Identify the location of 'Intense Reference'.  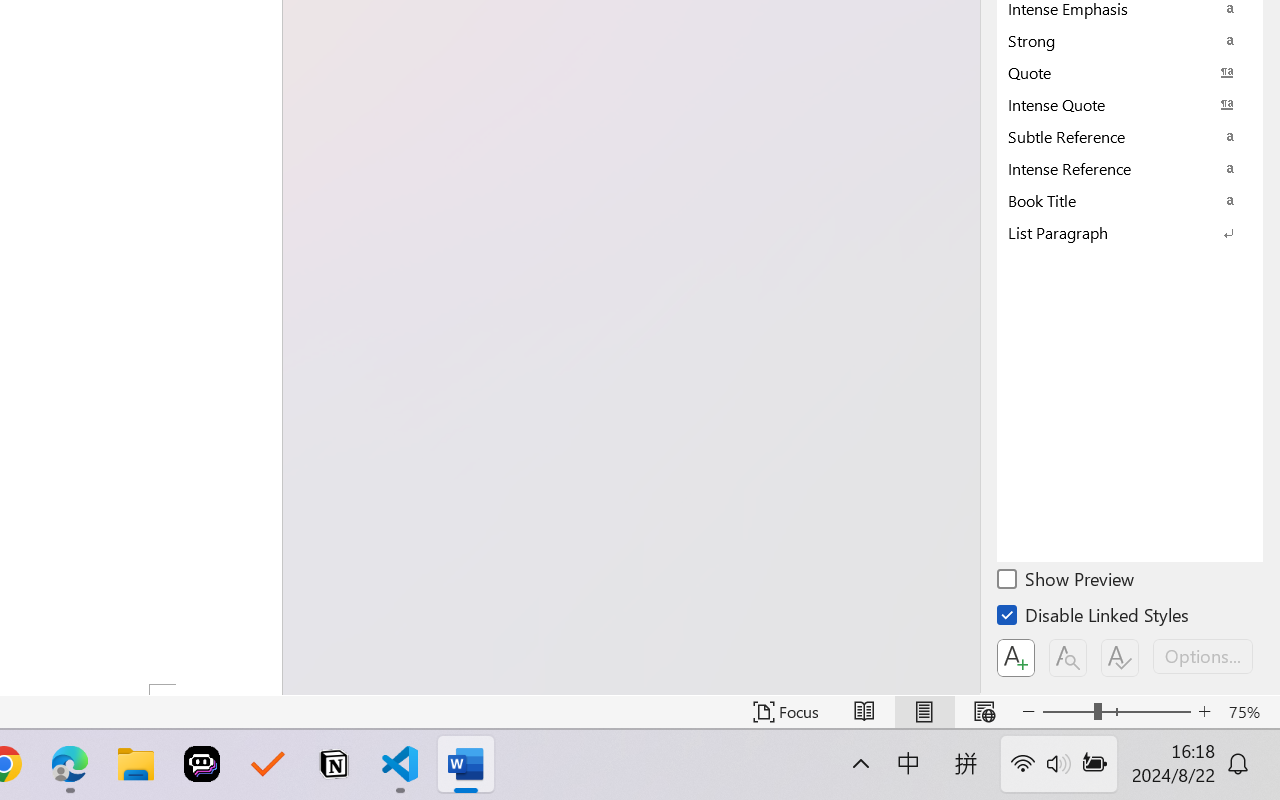
(1130, 167).